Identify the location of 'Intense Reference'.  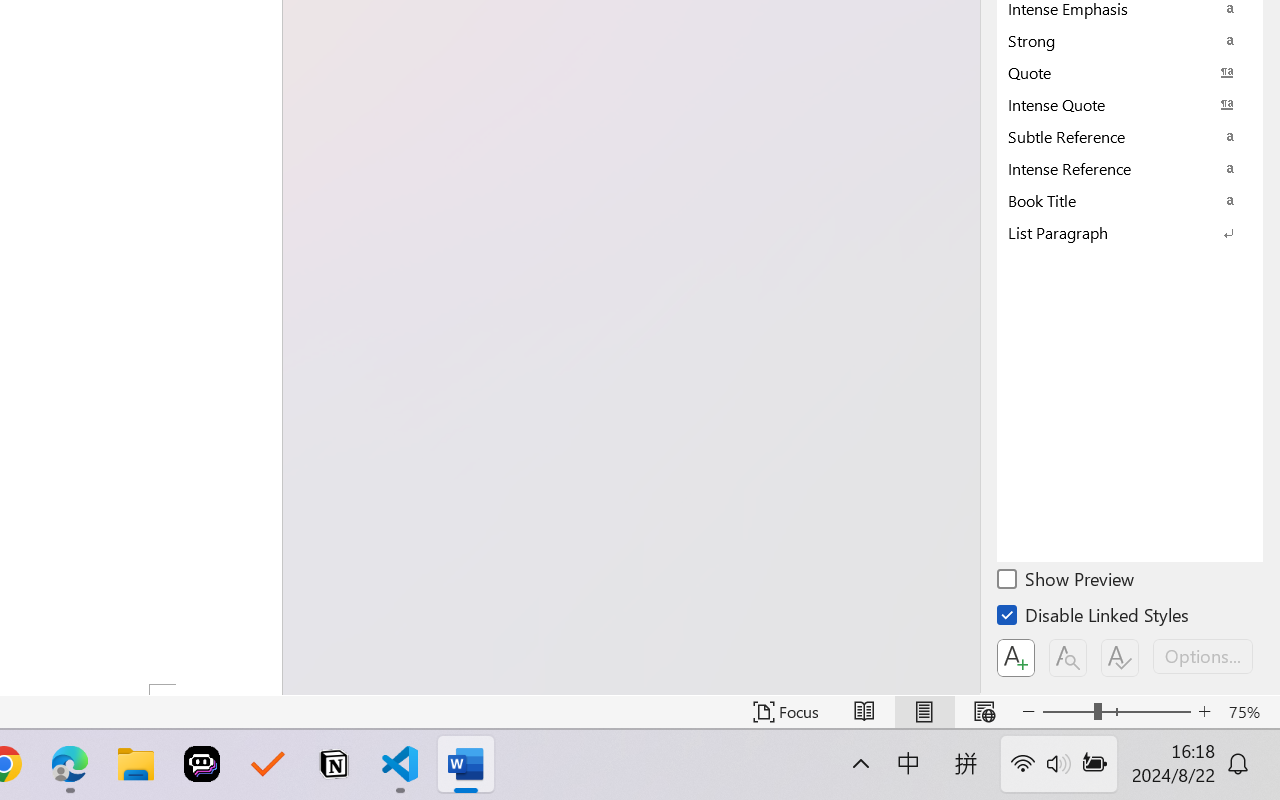
(1130, 167).